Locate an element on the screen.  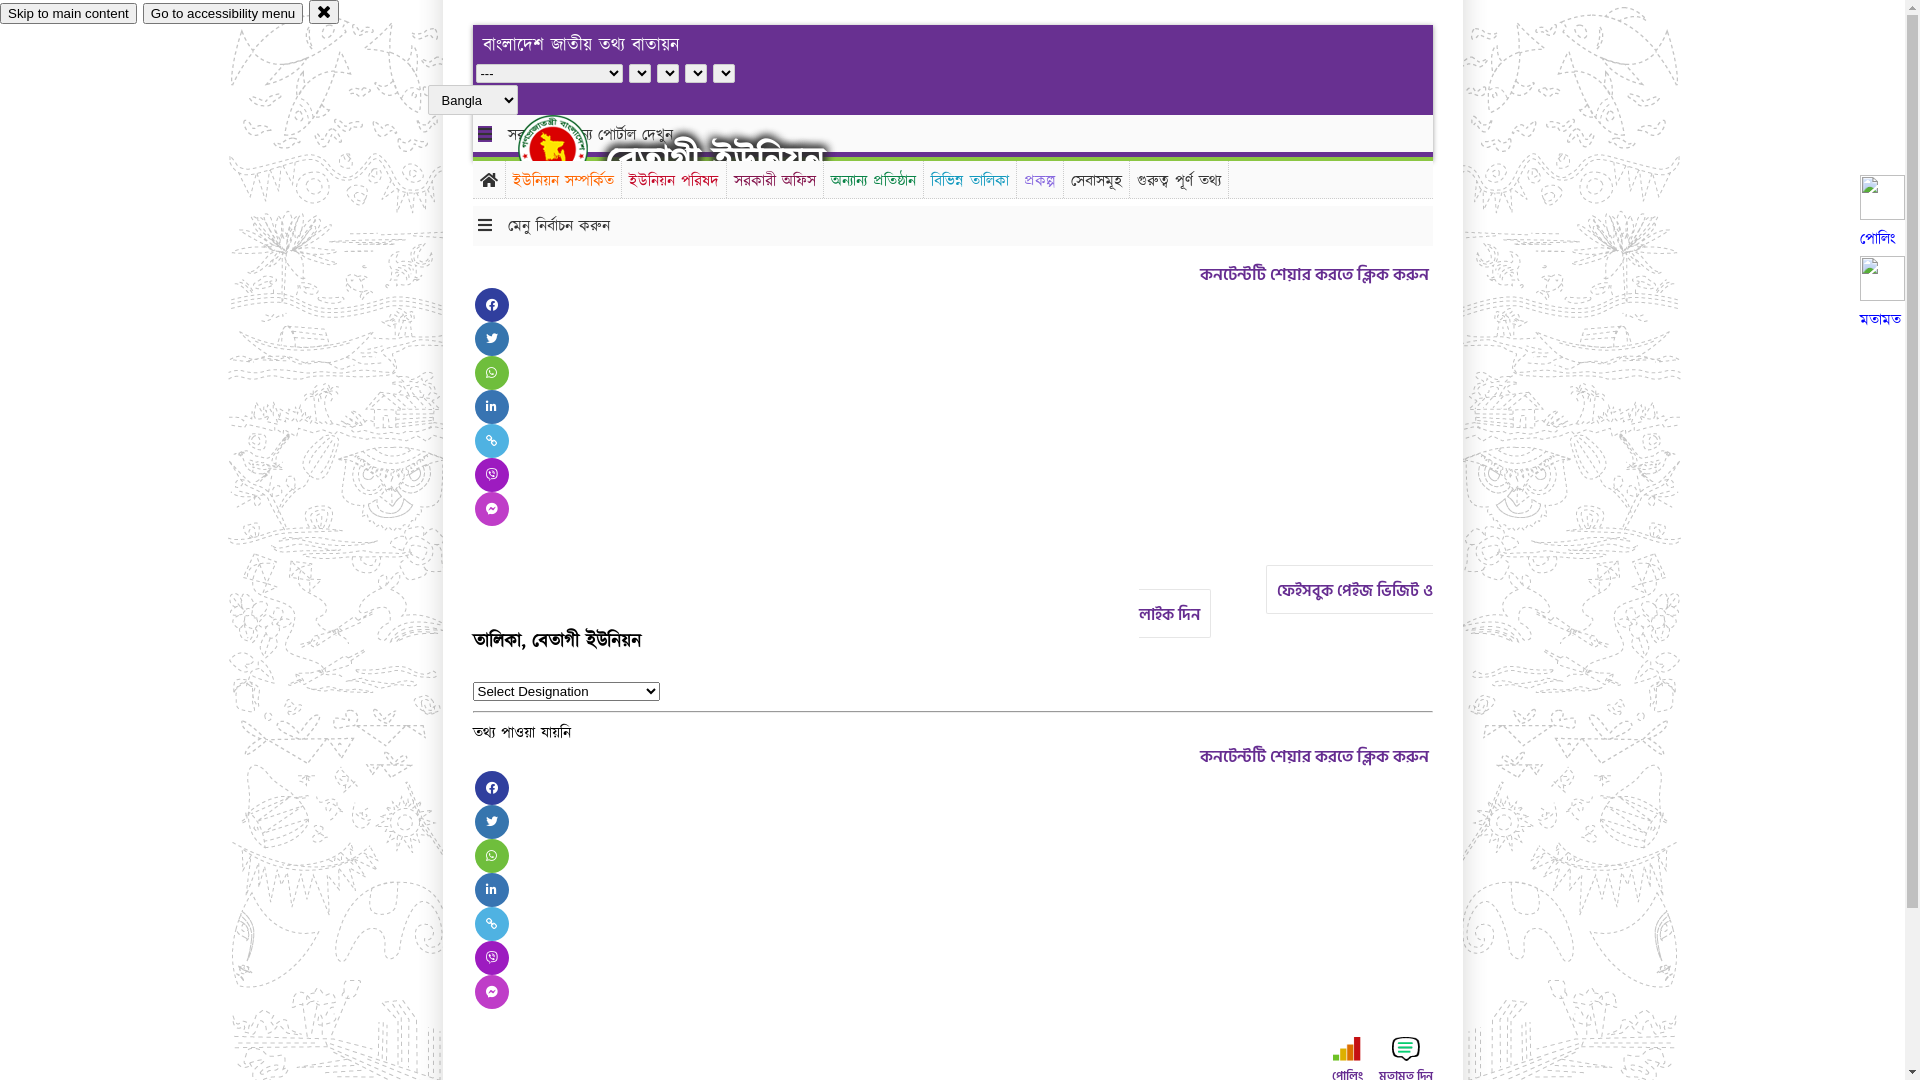
'Go to accessibility menu' is located at coordinates (142, 13).